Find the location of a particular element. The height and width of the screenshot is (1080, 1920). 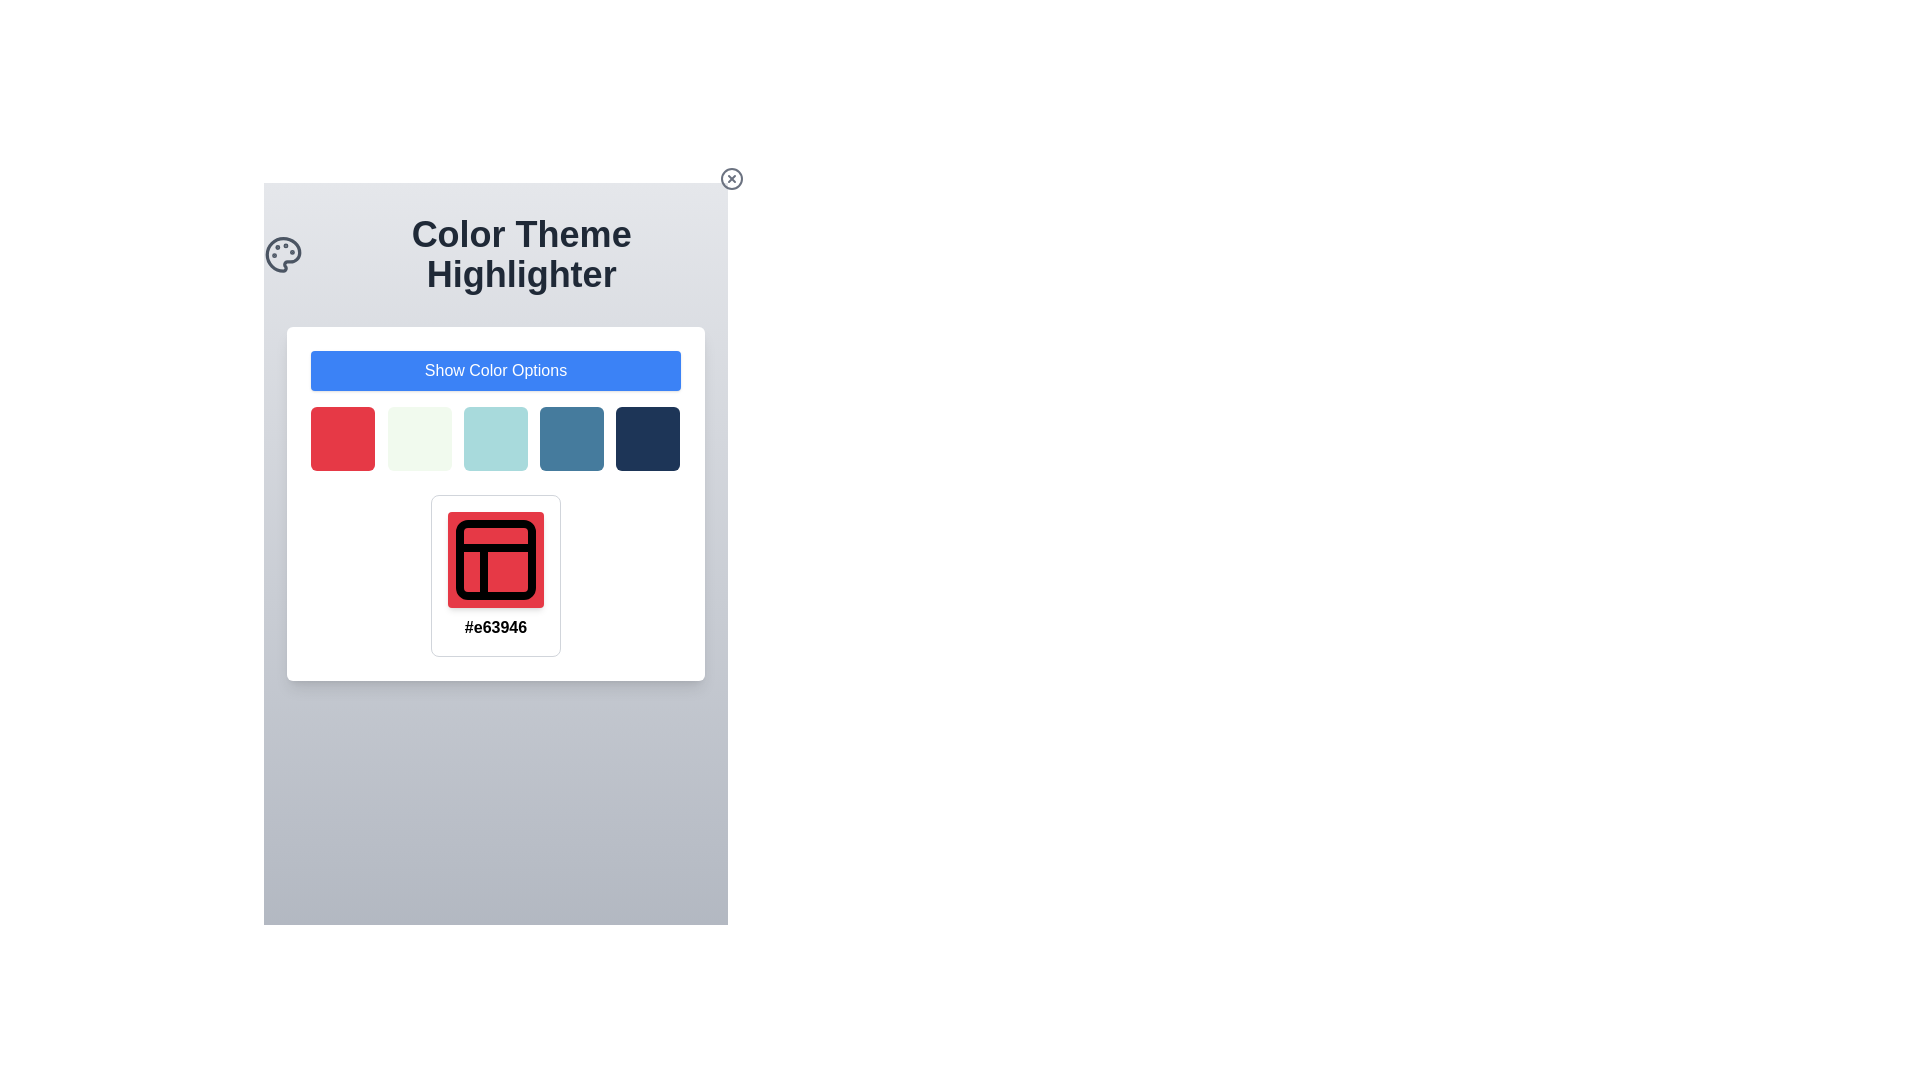

the header section containing the text 'Color Theme Highlighter' with an adjacent painter's palette icon, centrally aligned just below the close button is located at coordinates (495, 253).